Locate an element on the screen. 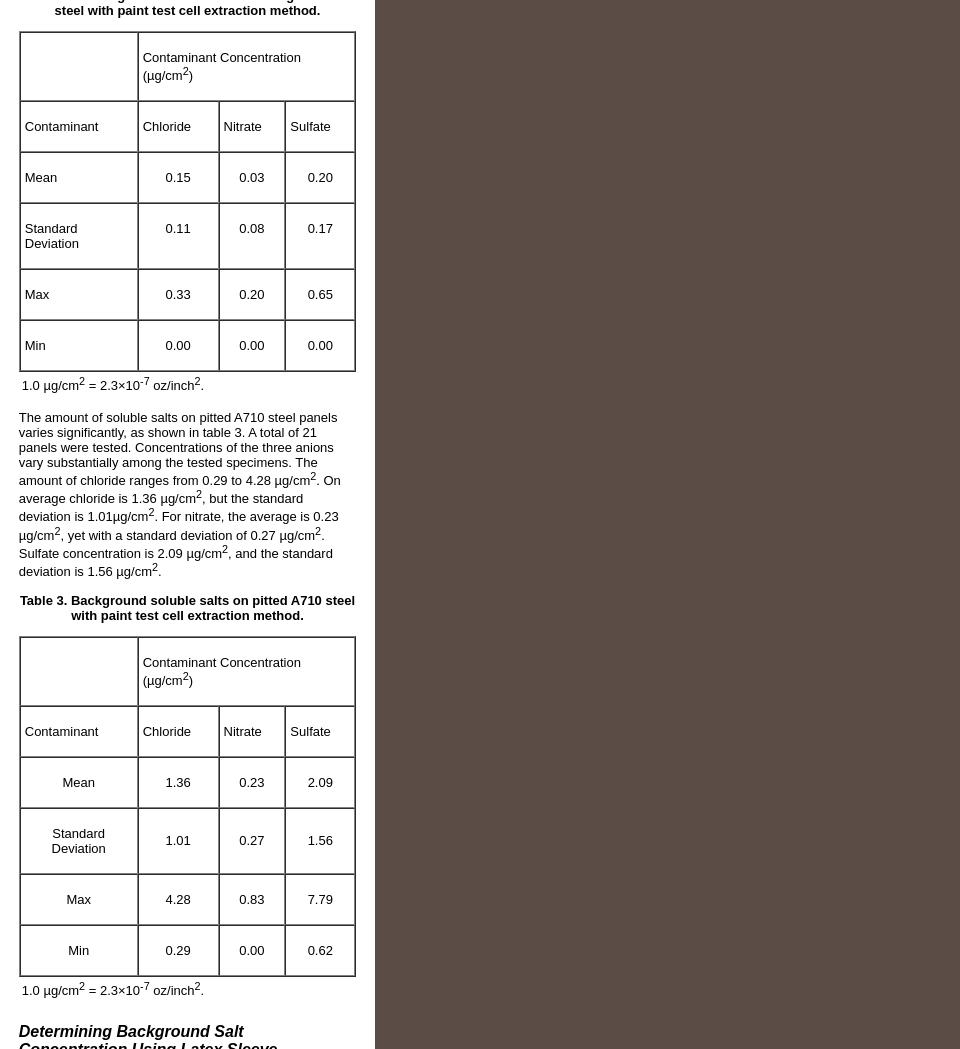  '0.33' is located at coordinates (176, 294).